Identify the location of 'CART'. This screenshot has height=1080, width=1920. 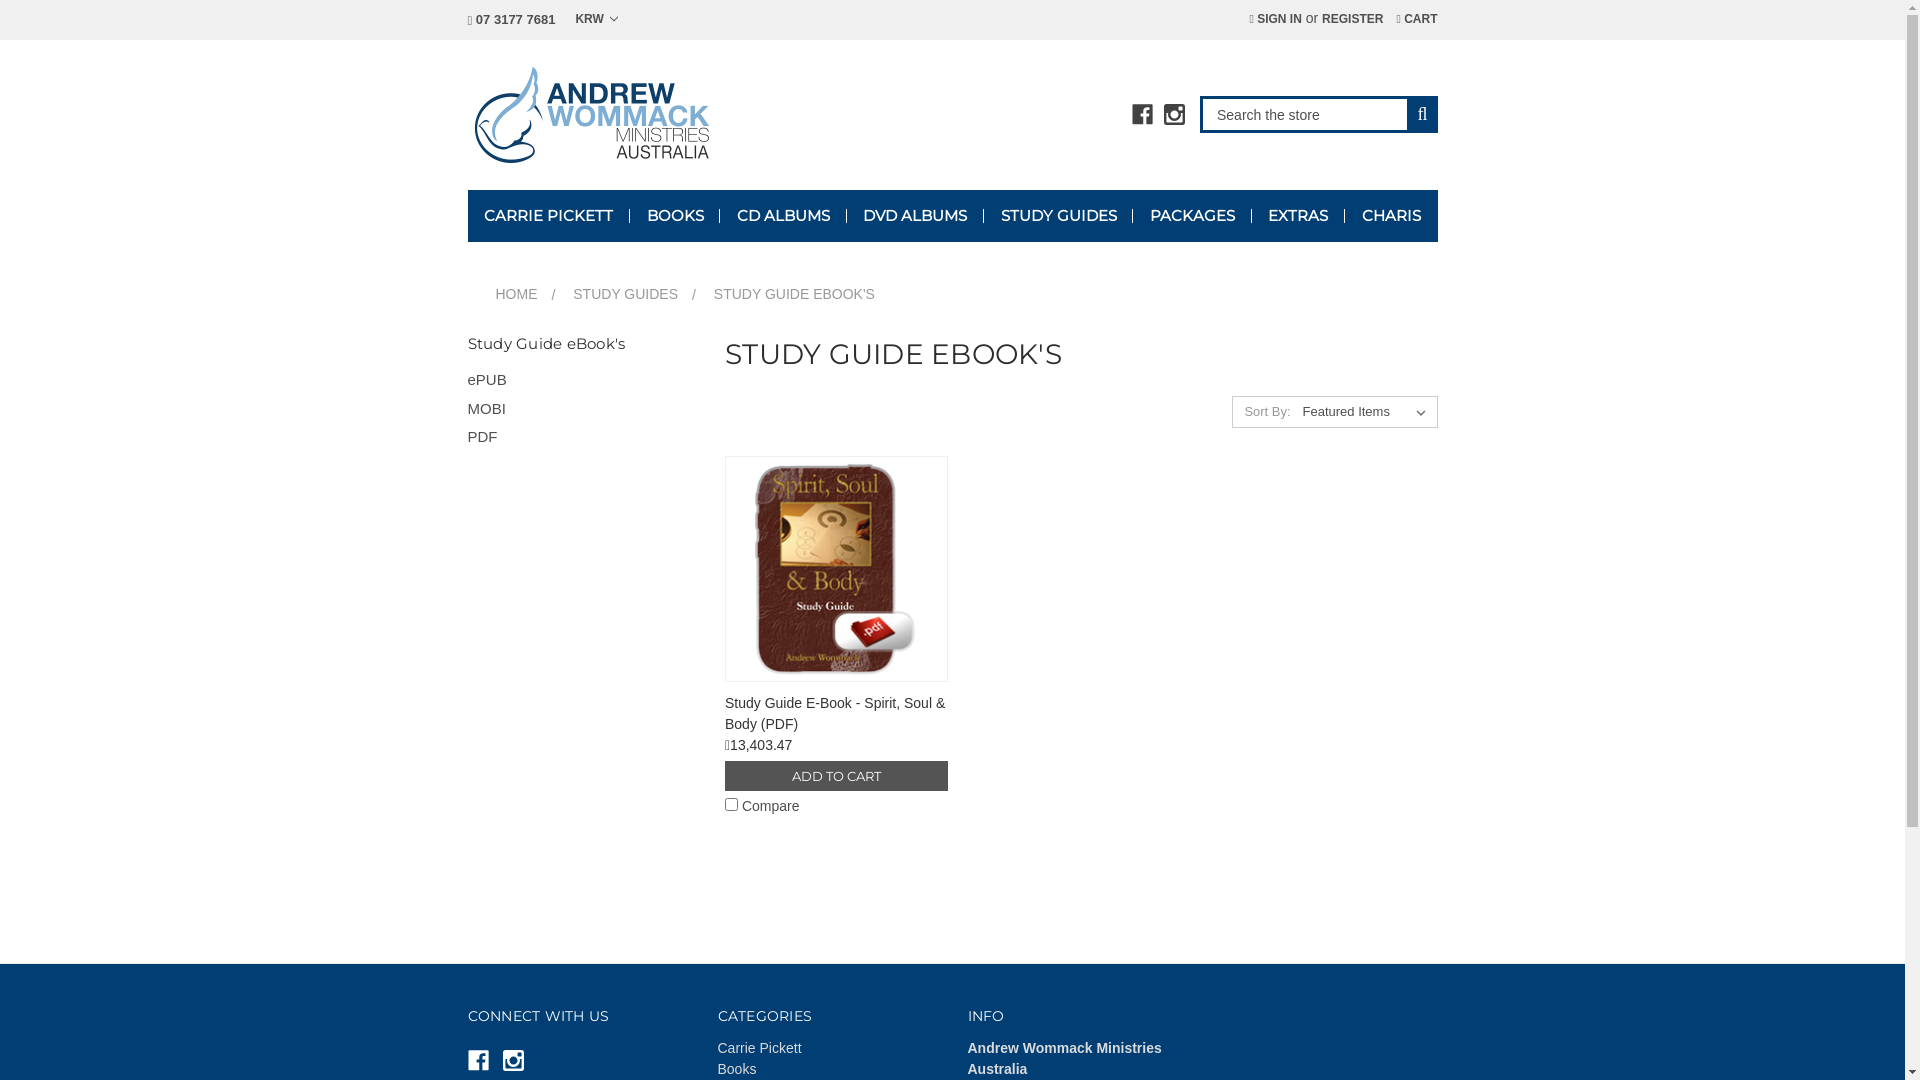
(1415, 19).